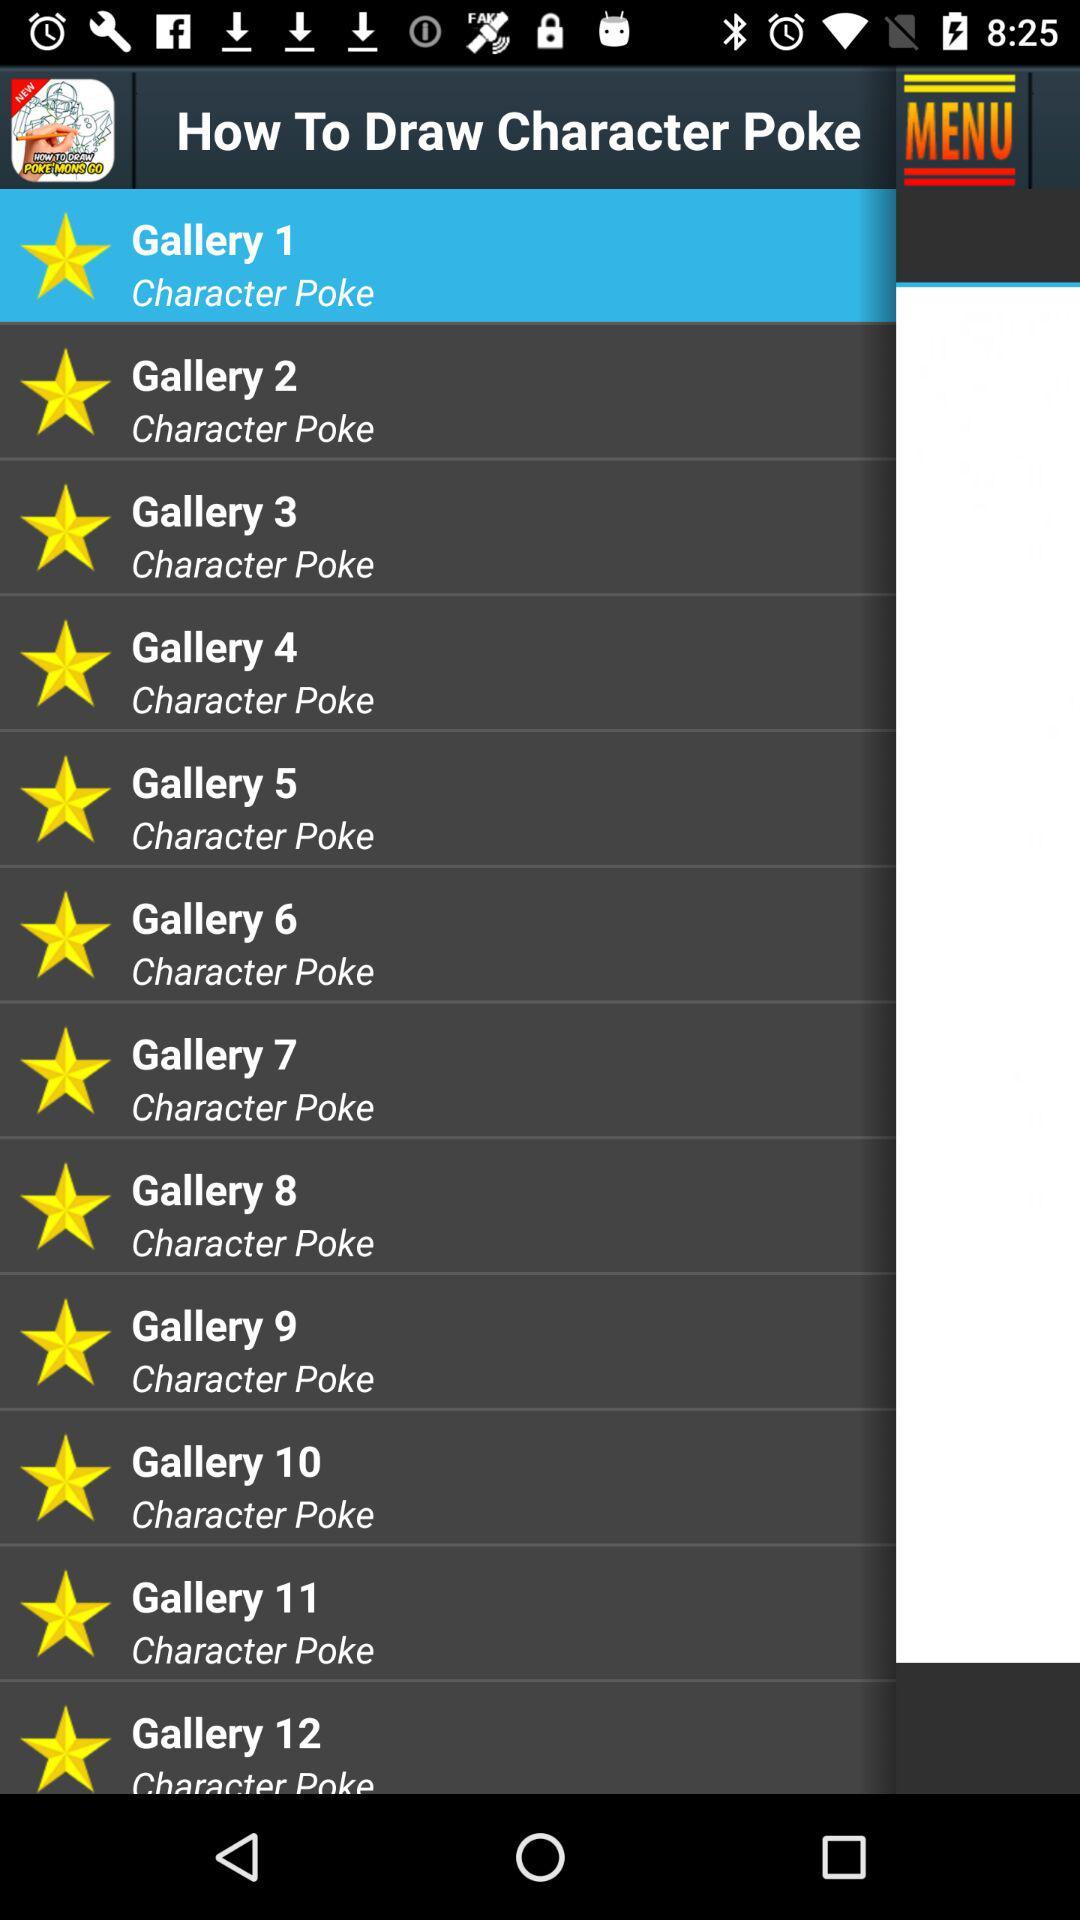  Describe the element at coordinates (987, 974) in the screenshot. I see `the item on the right` at that location.